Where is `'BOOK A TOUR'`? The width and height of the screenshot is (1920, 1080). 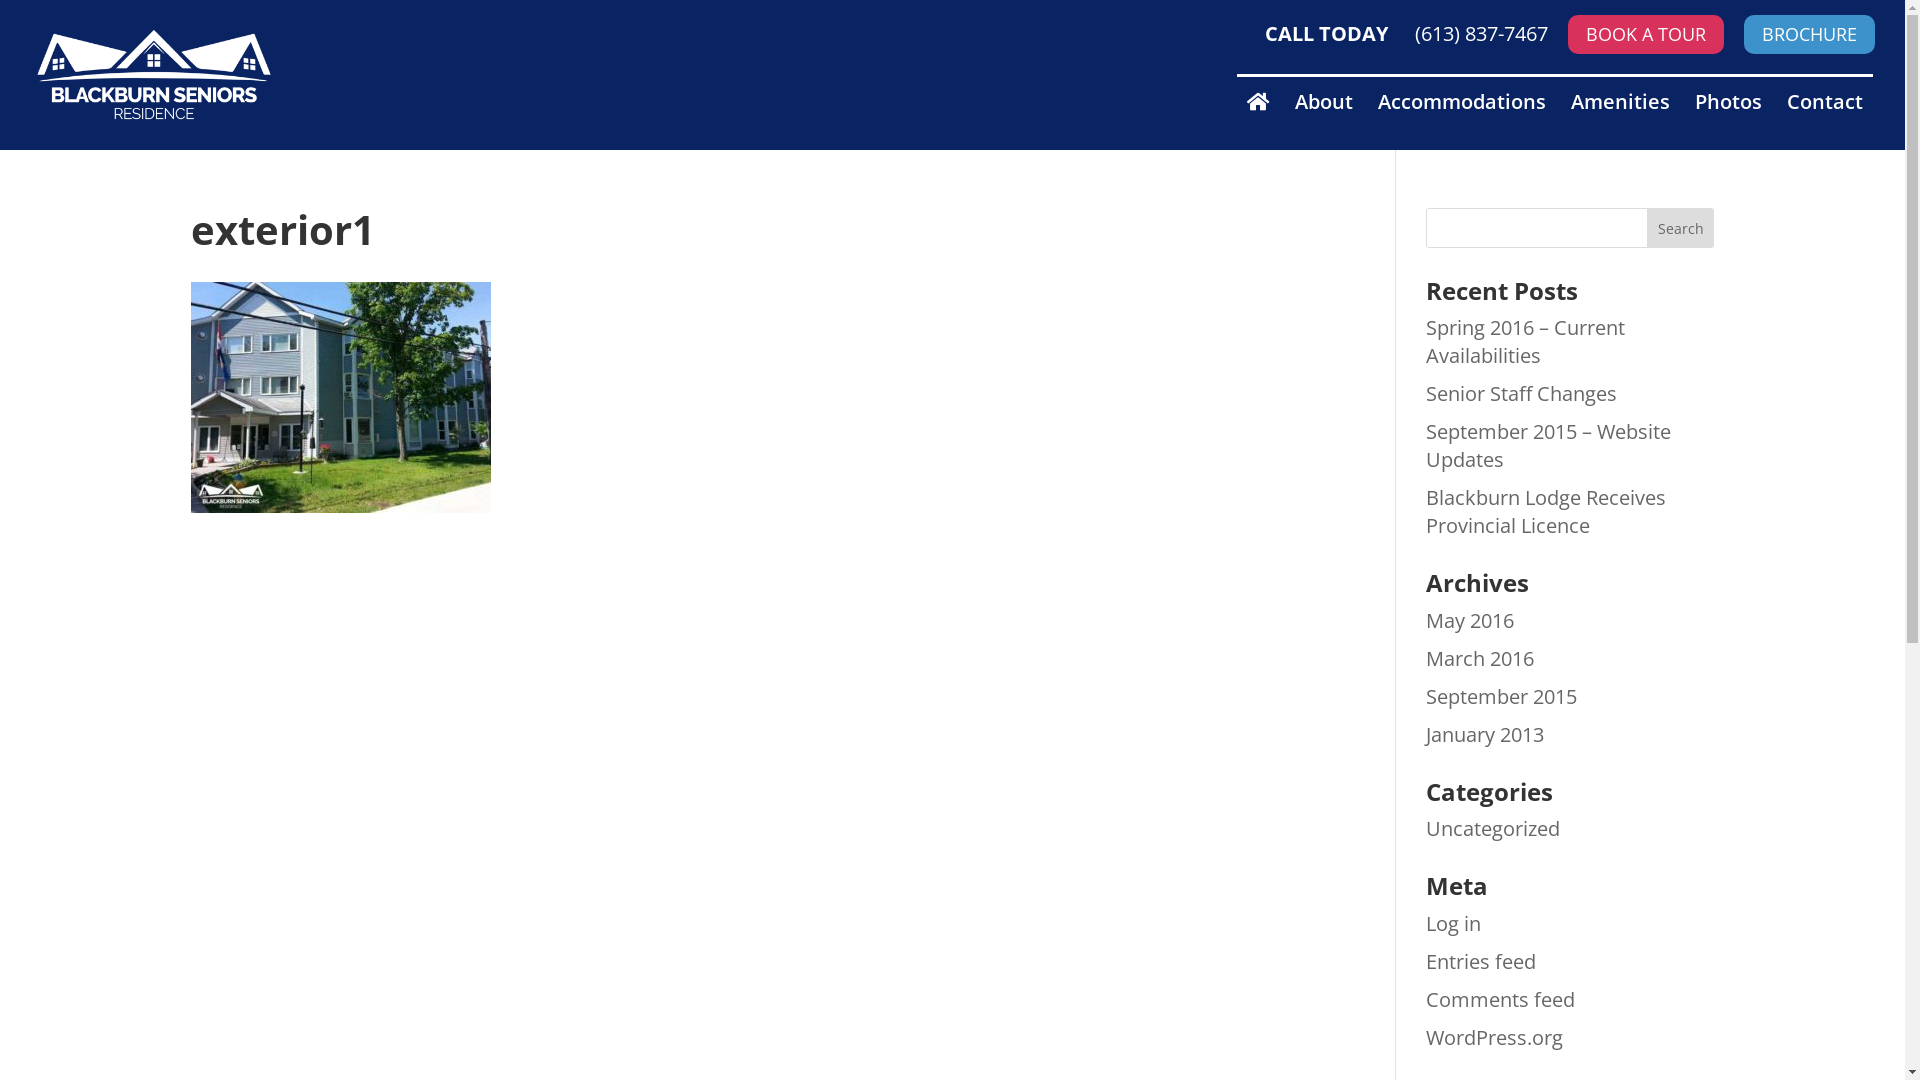 'BOOK A TOUR' is located at coordinates (1646, 34).